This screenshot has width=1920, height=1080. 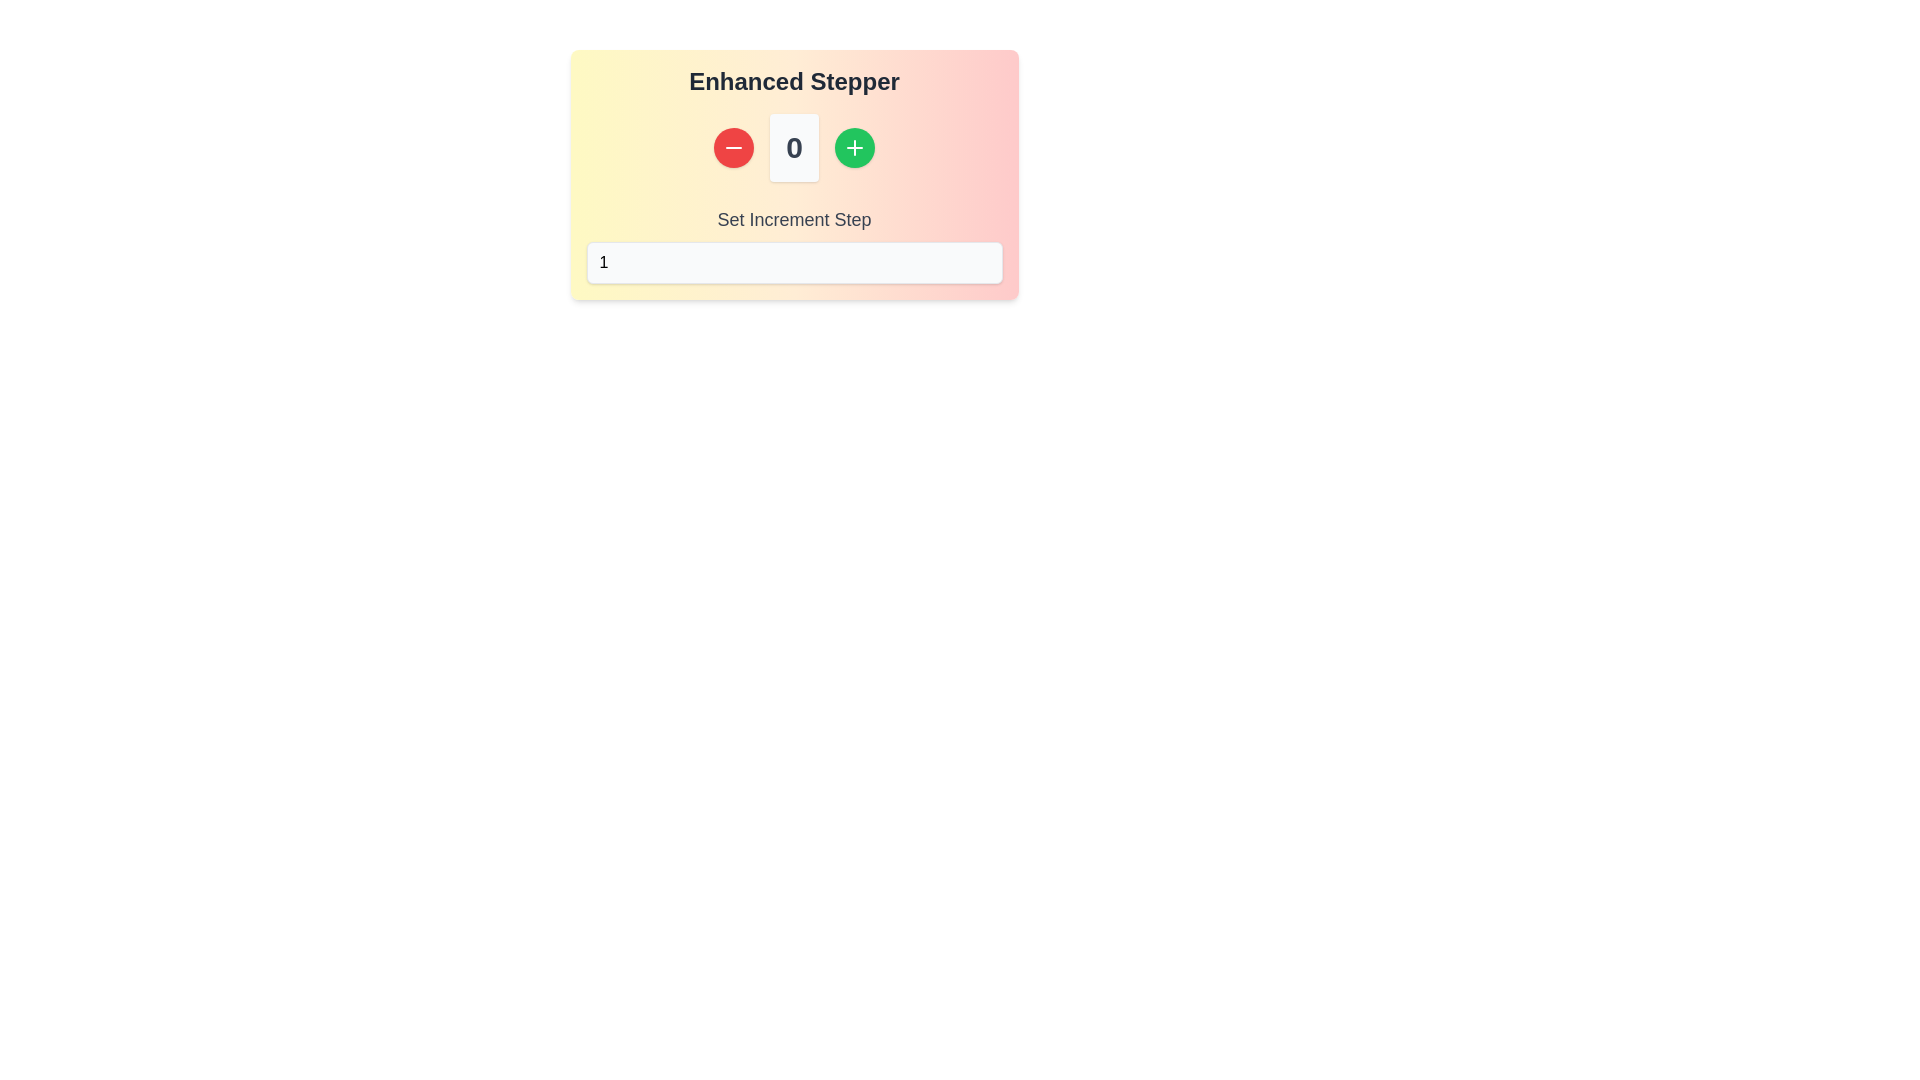 I want to click on the increment button located on the center-right side of the control panel interface, so click(x=854, y=146).